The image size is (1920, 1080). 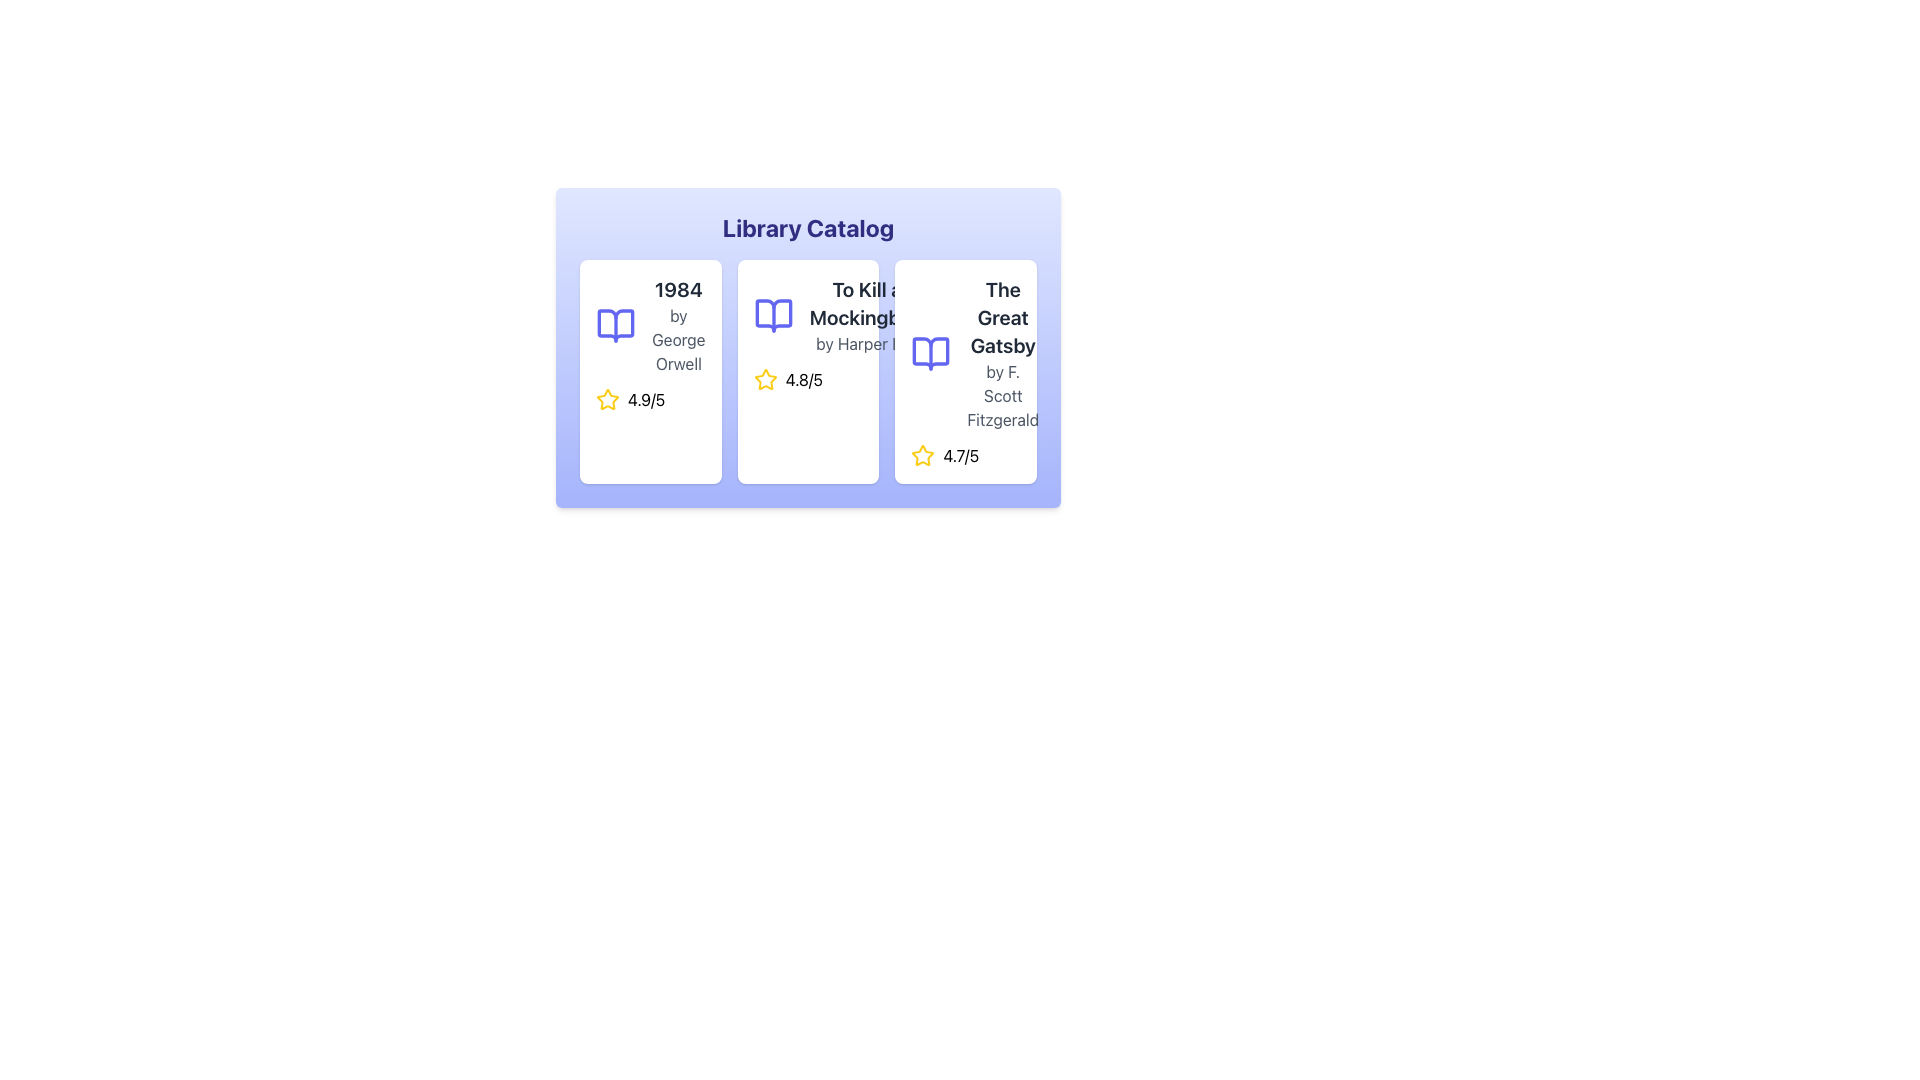 What do you see at coordinates (961, 455) in the screenshot?
I see `the static text displaying the numeric rating of the associated book in the catalog, located in the lower-left corner of the third card, adjacent to the yellow star icon` at bounding box center [961, 455].